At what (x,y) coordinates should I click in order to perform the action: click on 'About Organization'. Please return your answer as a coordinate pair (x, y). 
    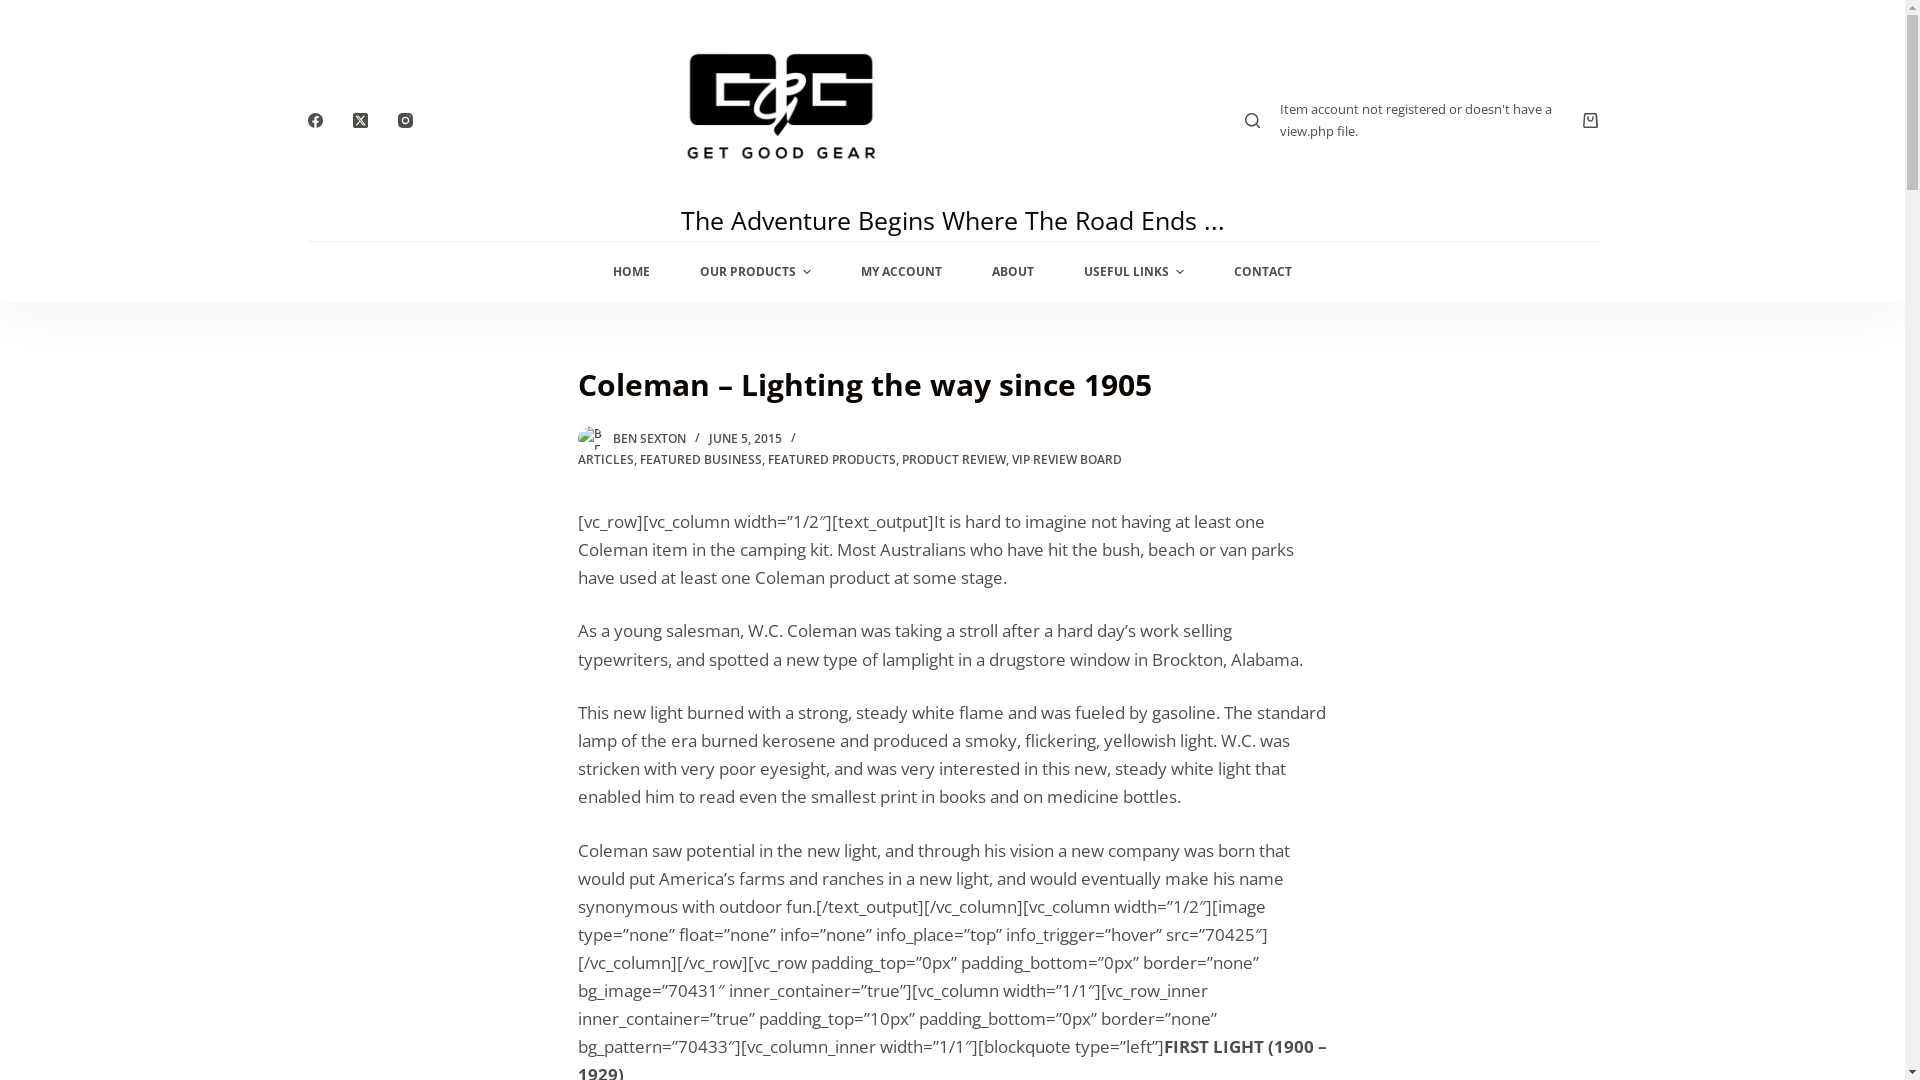
    Looking at the image, I should click on (306, 705).